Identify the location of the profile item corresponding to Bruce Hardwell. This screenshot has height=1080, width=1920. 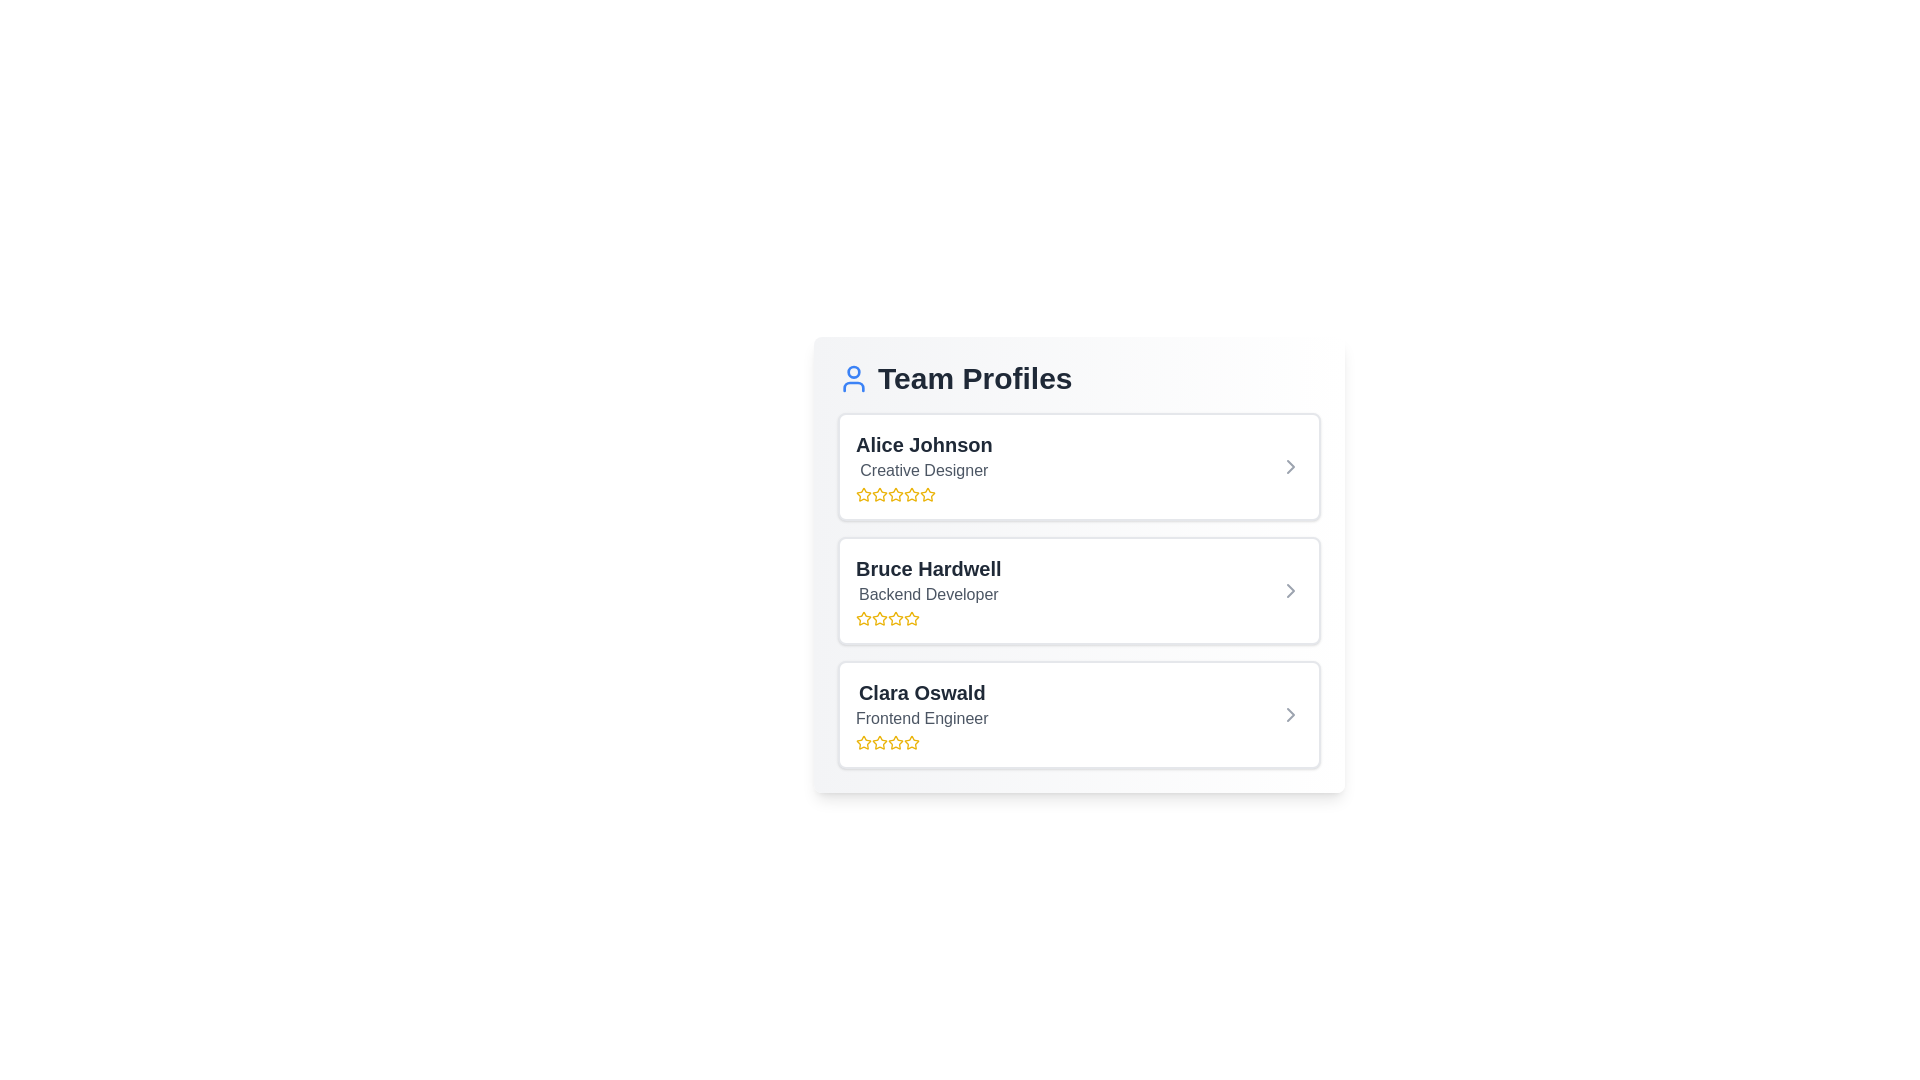
(1078, 589).